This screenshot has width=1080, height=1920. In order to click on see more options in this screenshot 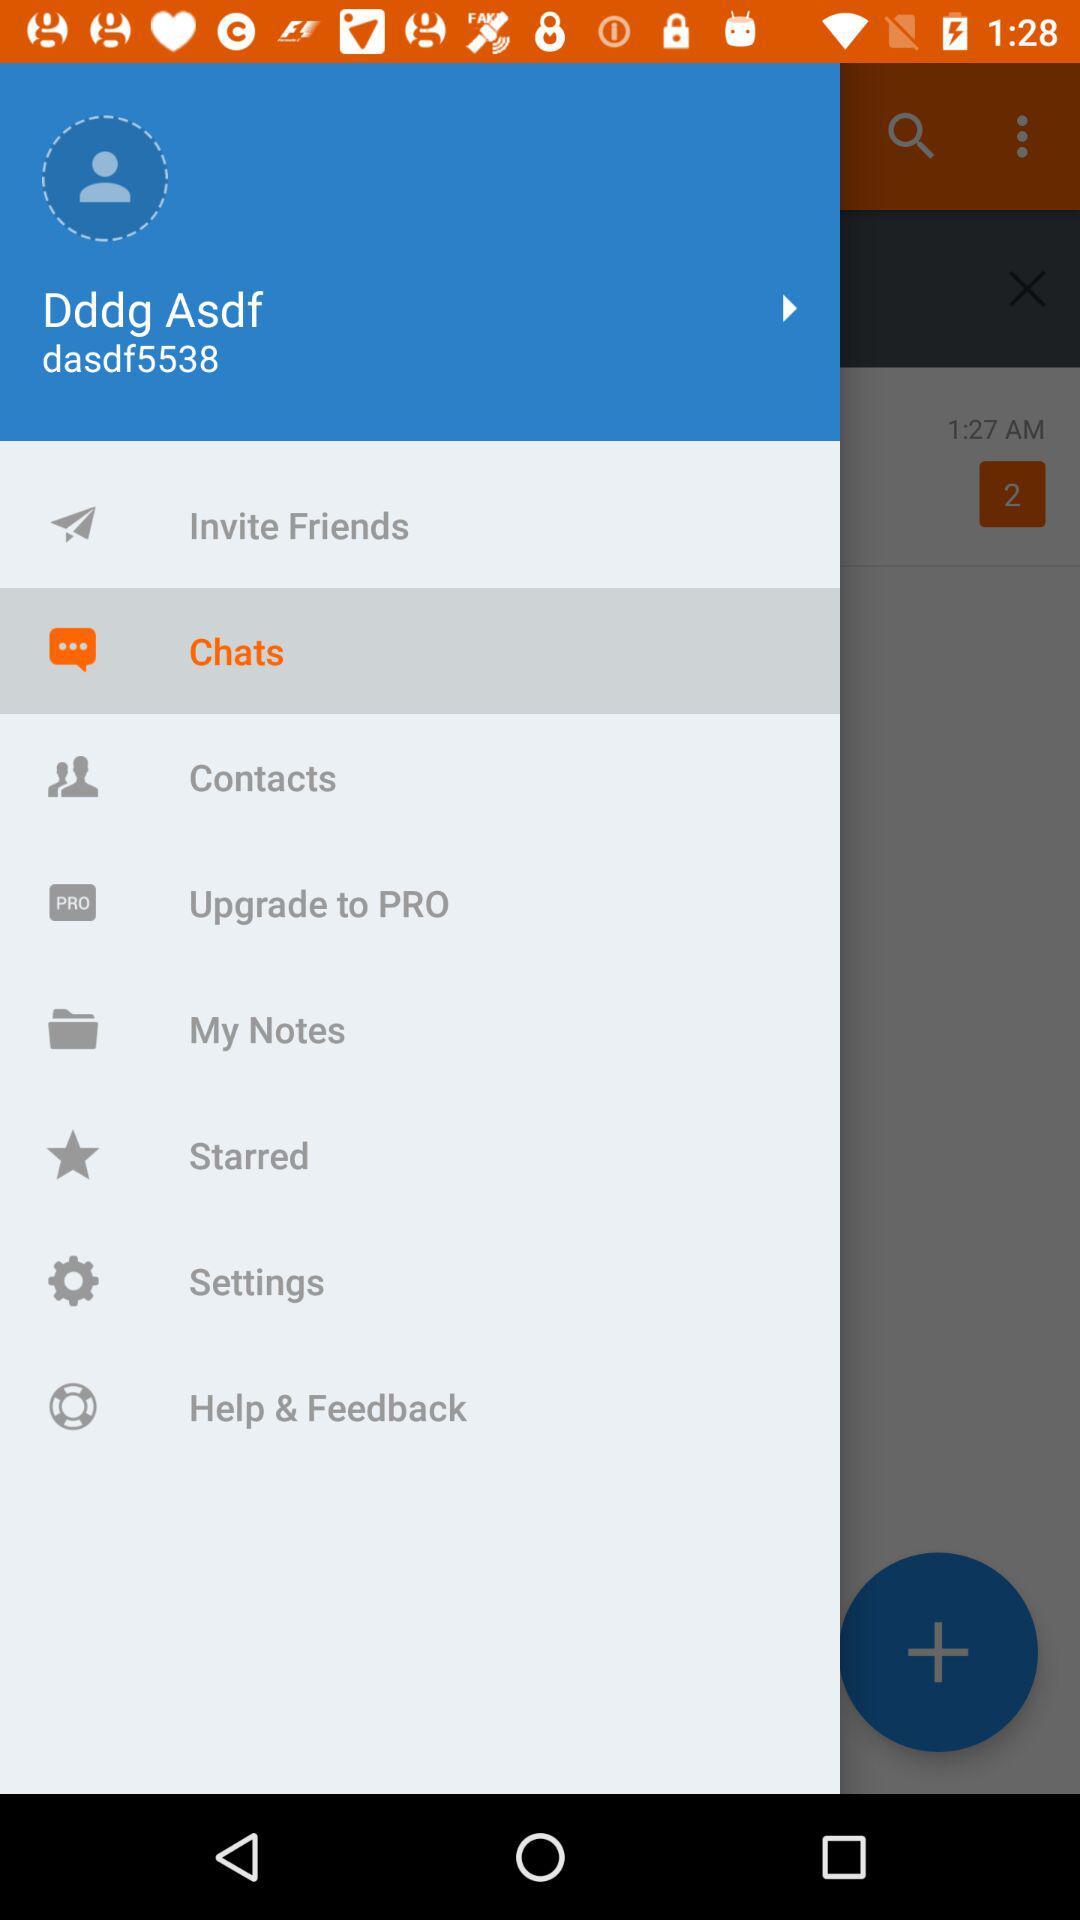, I will do `click(938, 1652)`.